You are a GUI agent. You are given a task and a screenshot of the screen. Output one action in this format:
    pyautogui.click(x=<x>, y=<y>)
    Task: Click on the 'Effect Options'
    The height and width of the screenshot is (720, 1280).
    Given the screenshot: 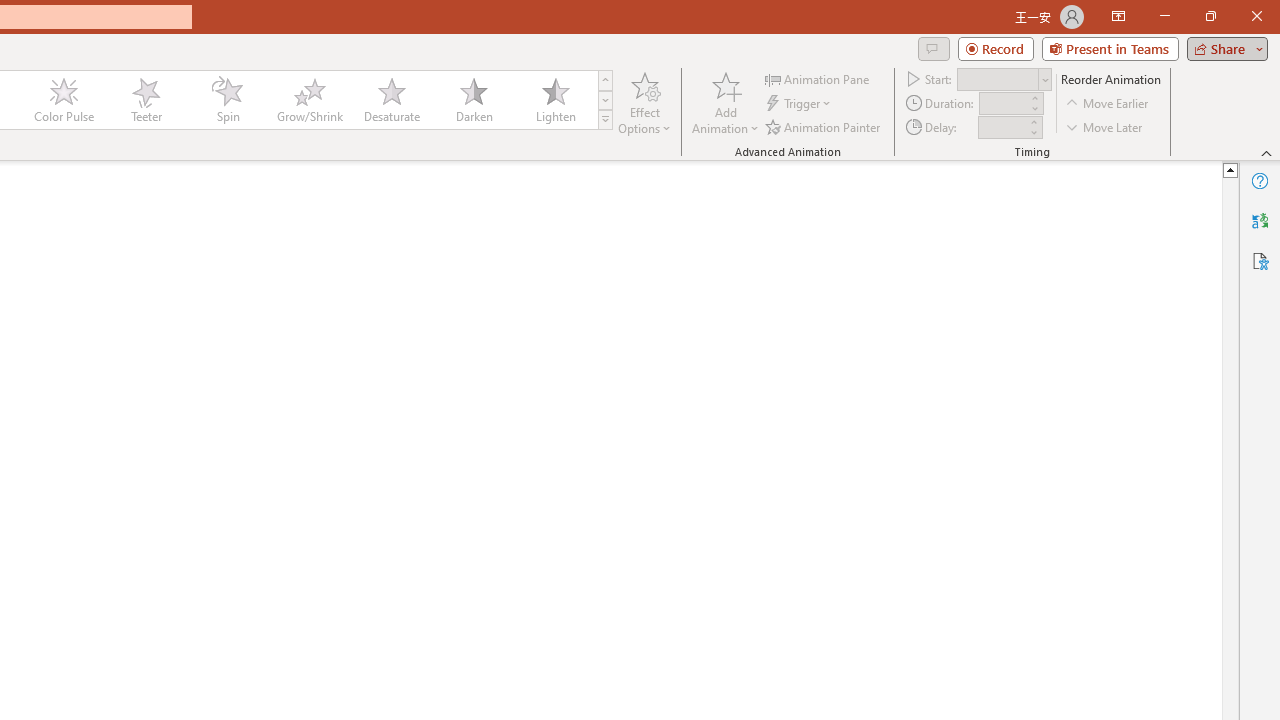 What is the action you would take?
    pyautogui.click(x=645, y=103)
    